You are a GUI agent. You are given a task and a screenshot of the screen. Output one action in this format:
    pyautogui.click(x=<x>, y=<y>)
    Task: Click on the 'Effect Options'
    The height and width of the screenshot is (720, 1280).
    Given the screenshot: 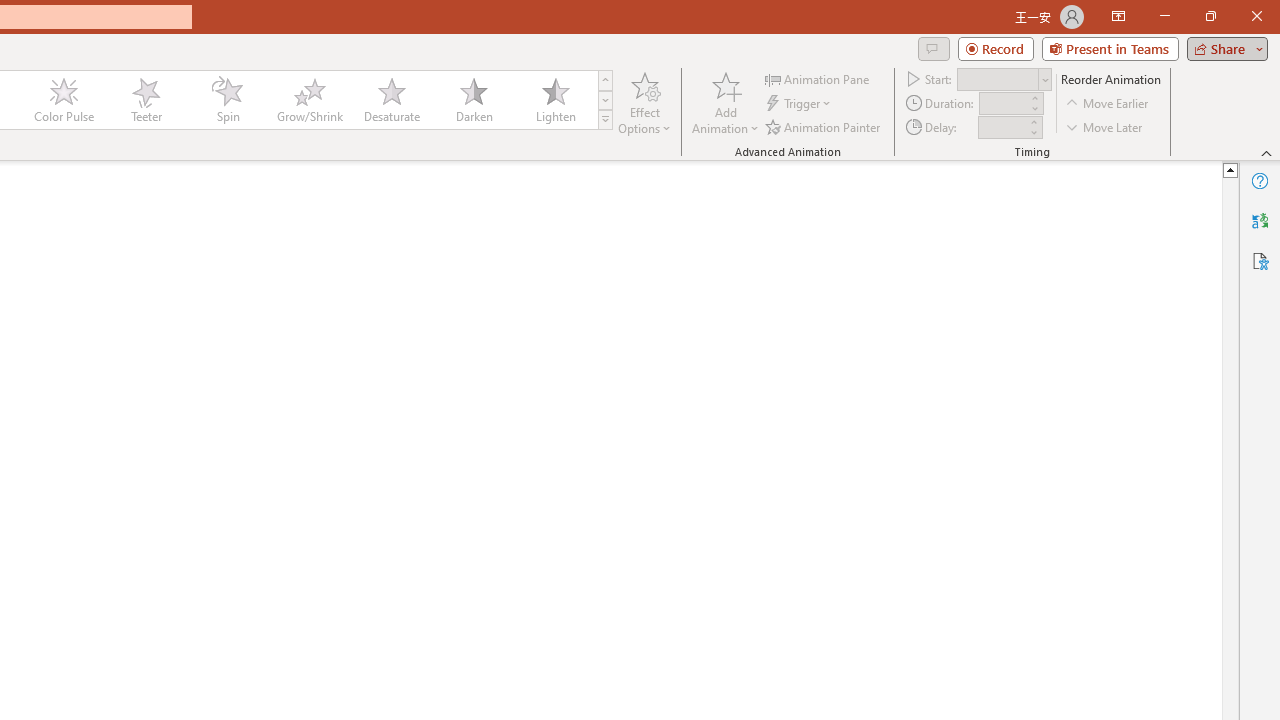 What is the action you would take?
    pyautogui.click(x=645, y=103)
    